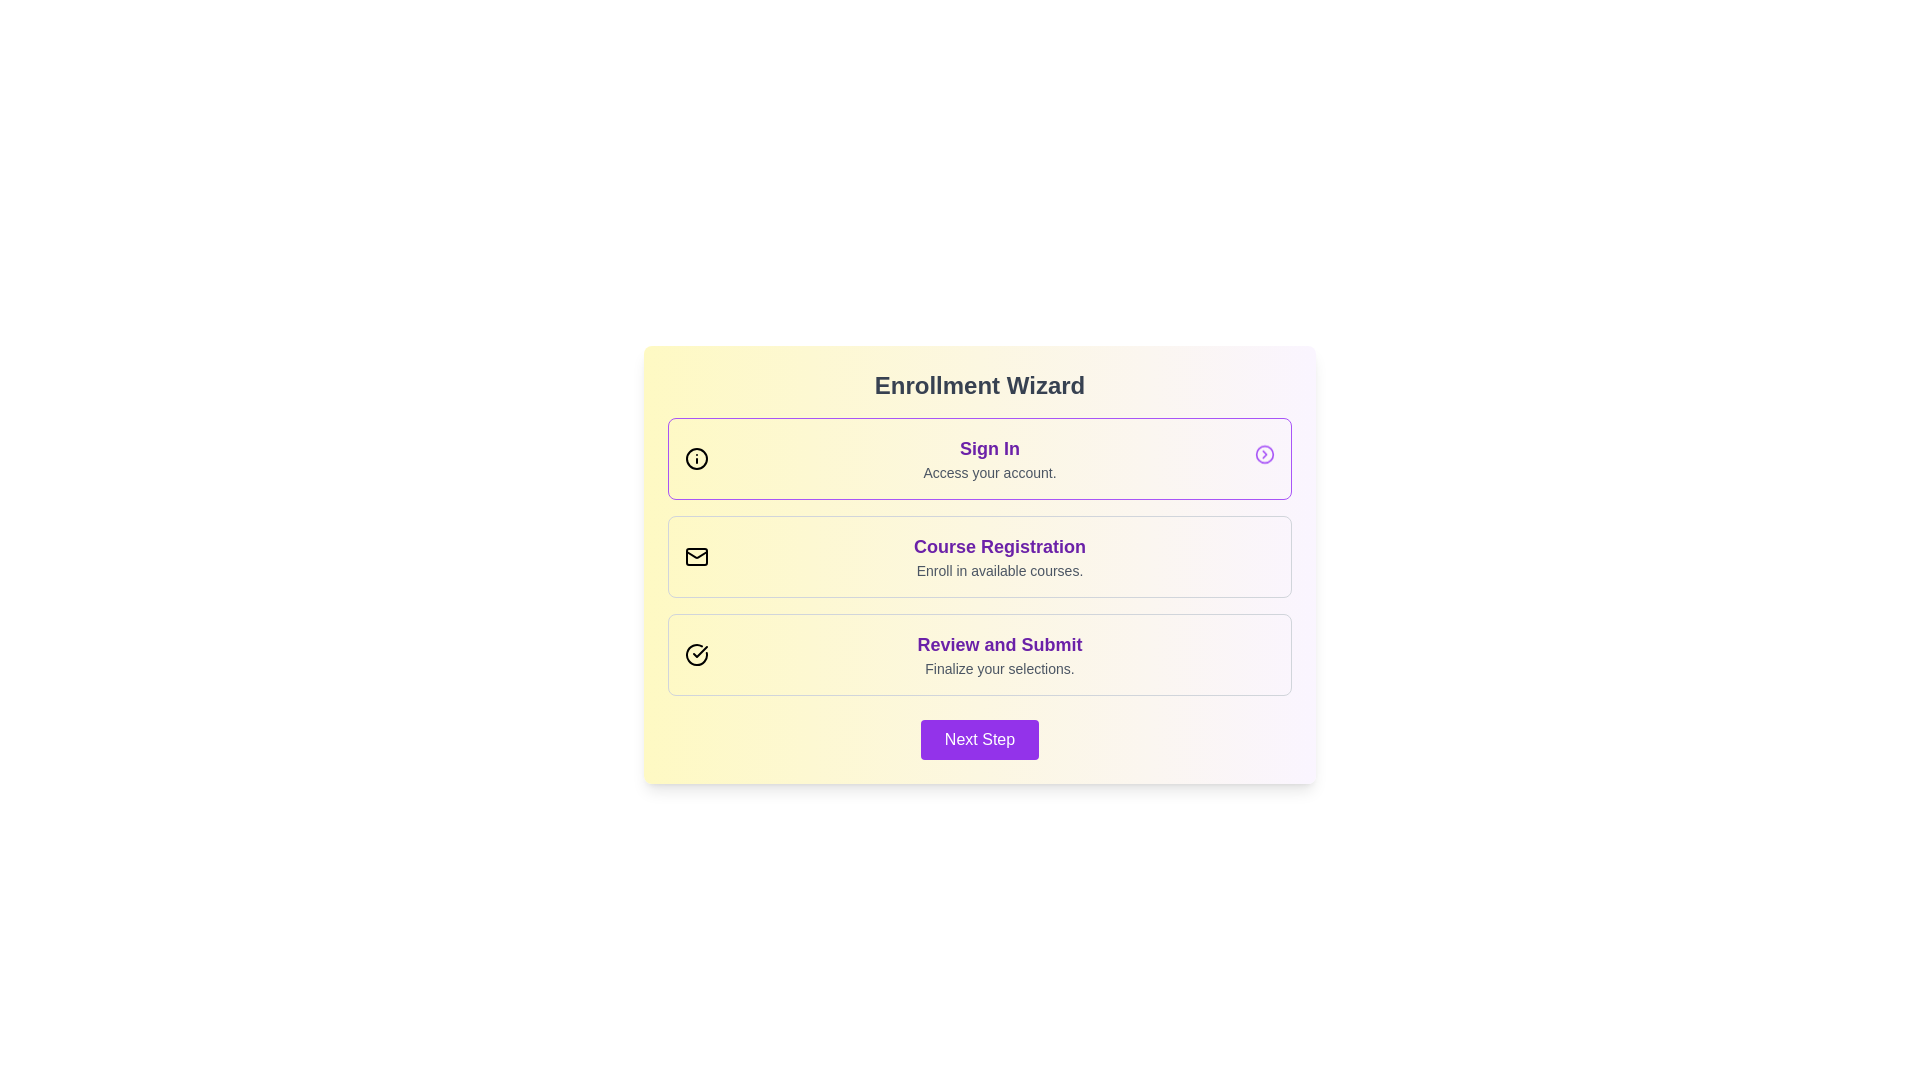  Describe the element at coordinates (999, 655) in the screenshot. I see `the text block that displays the final selection review step in the enrollment process, positioned between 'Course Registration' and the 'Next Step' button` at that location.